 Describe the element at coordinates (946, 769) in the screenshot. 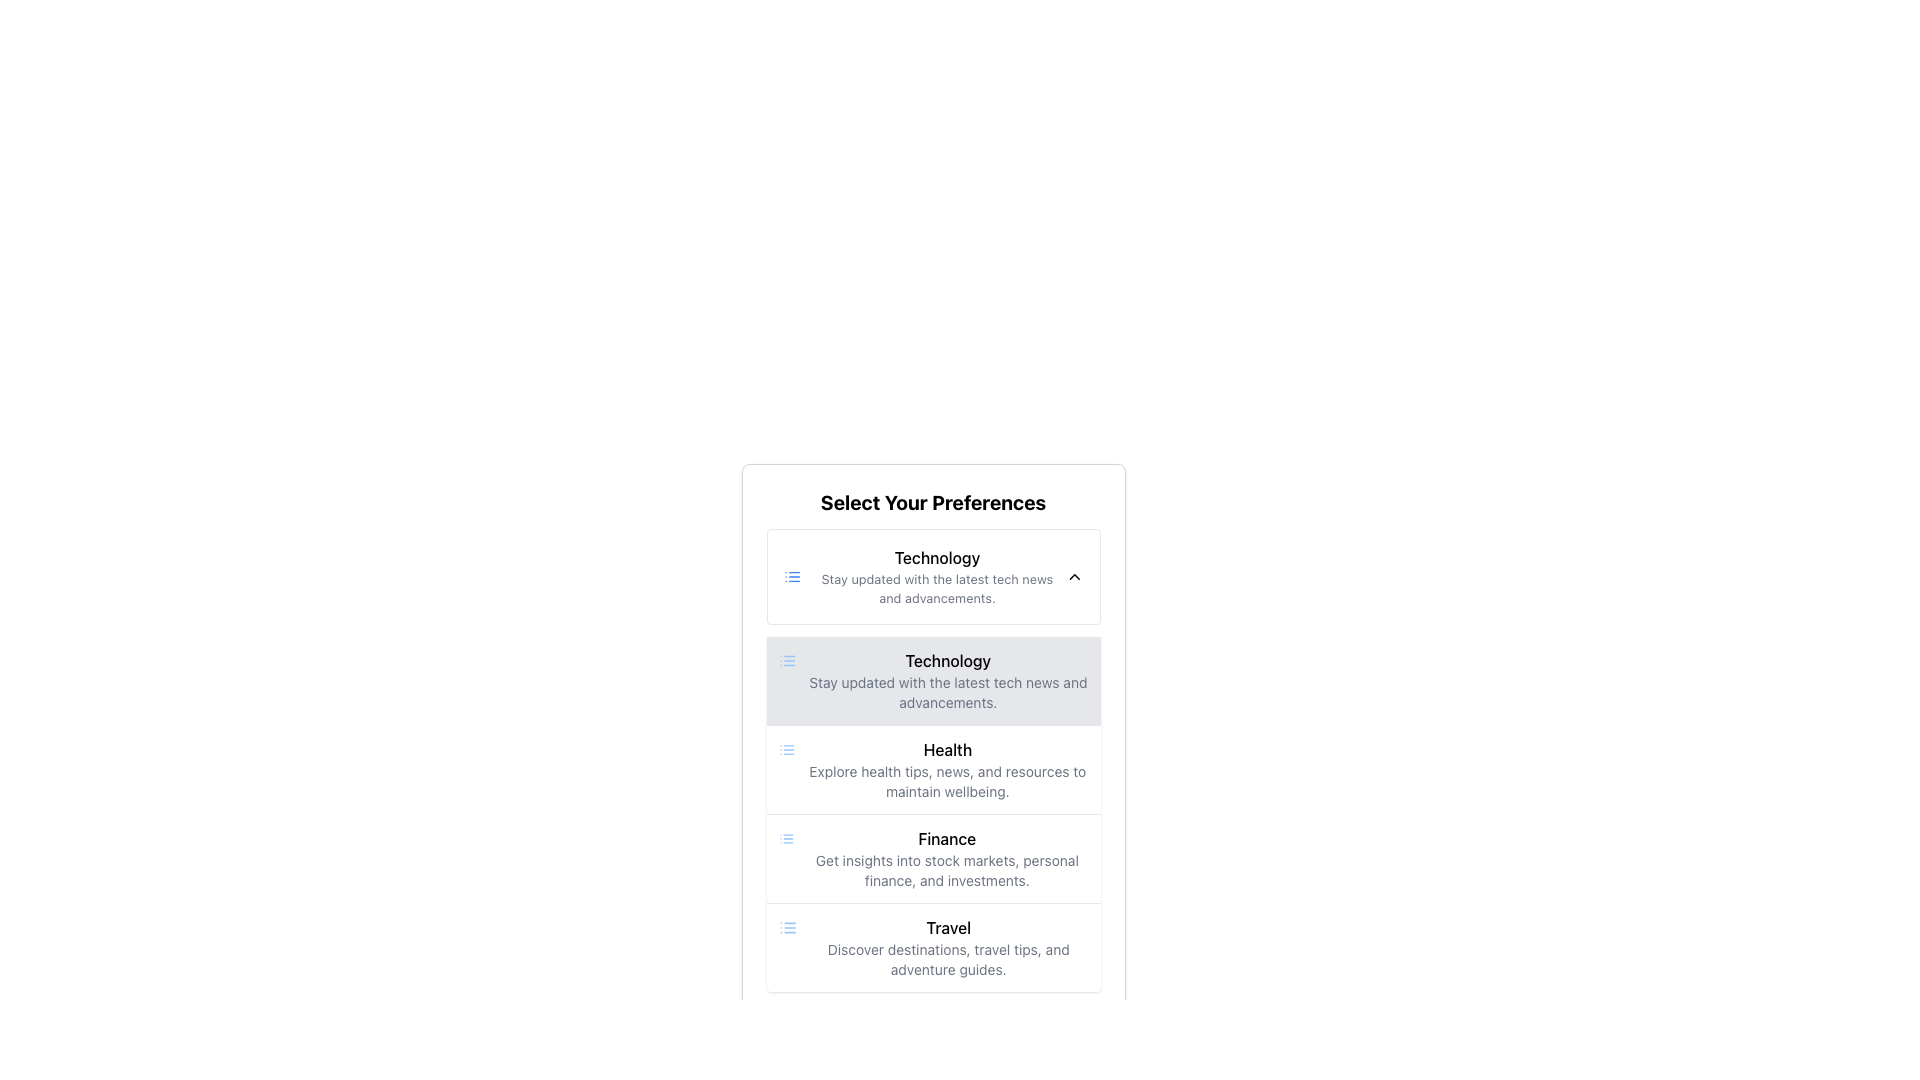

I see `the 'Health' text label that contains the title 'Health' in bold and larger font, and the description in smaller gray font, positioned between the 'Technology' and 'Finance' sections` at that location.